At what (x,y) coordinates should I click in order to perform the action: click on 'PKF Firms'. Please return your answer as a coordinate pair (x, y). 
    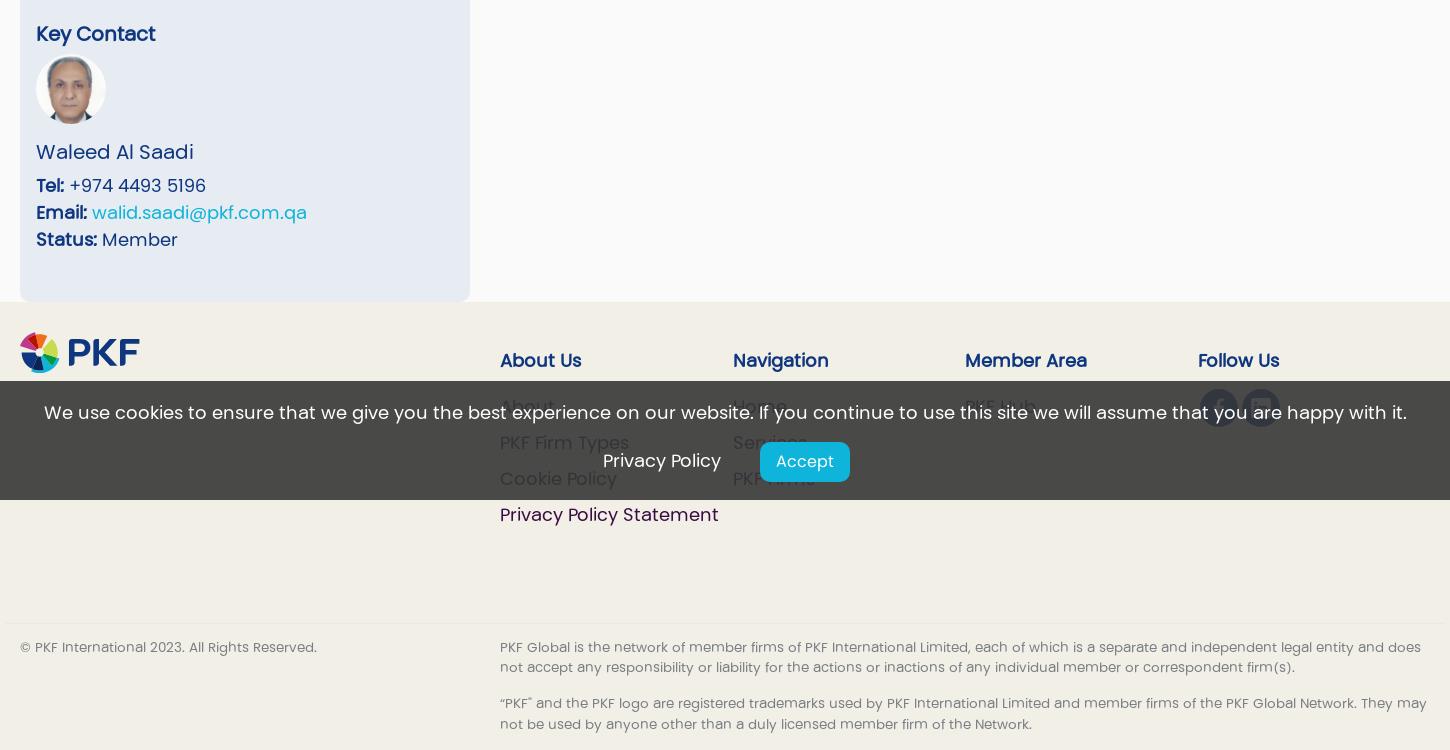
    Looking at the image, I should click on (772, 477).